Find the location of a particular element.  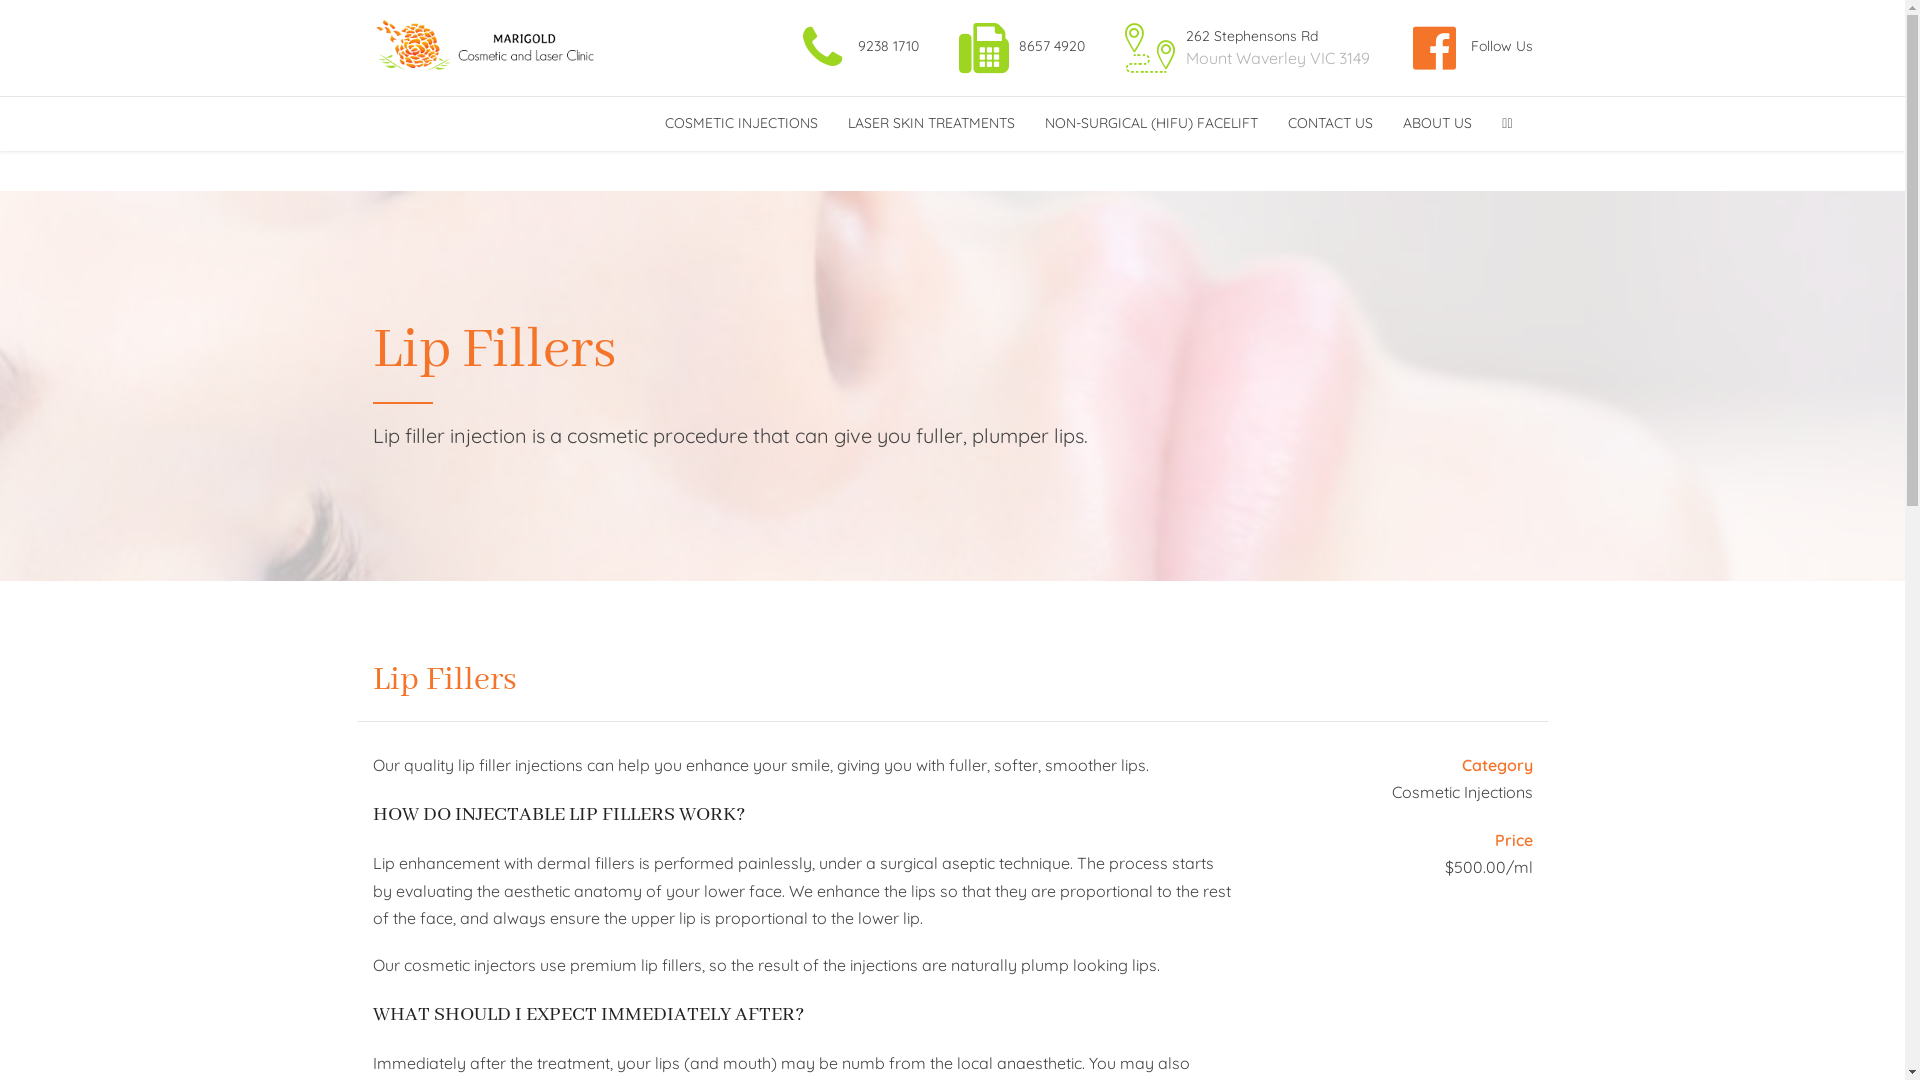

'NON-SURGICAL (HIFU) FACELIFT' is located at coordinates (1151, 123).